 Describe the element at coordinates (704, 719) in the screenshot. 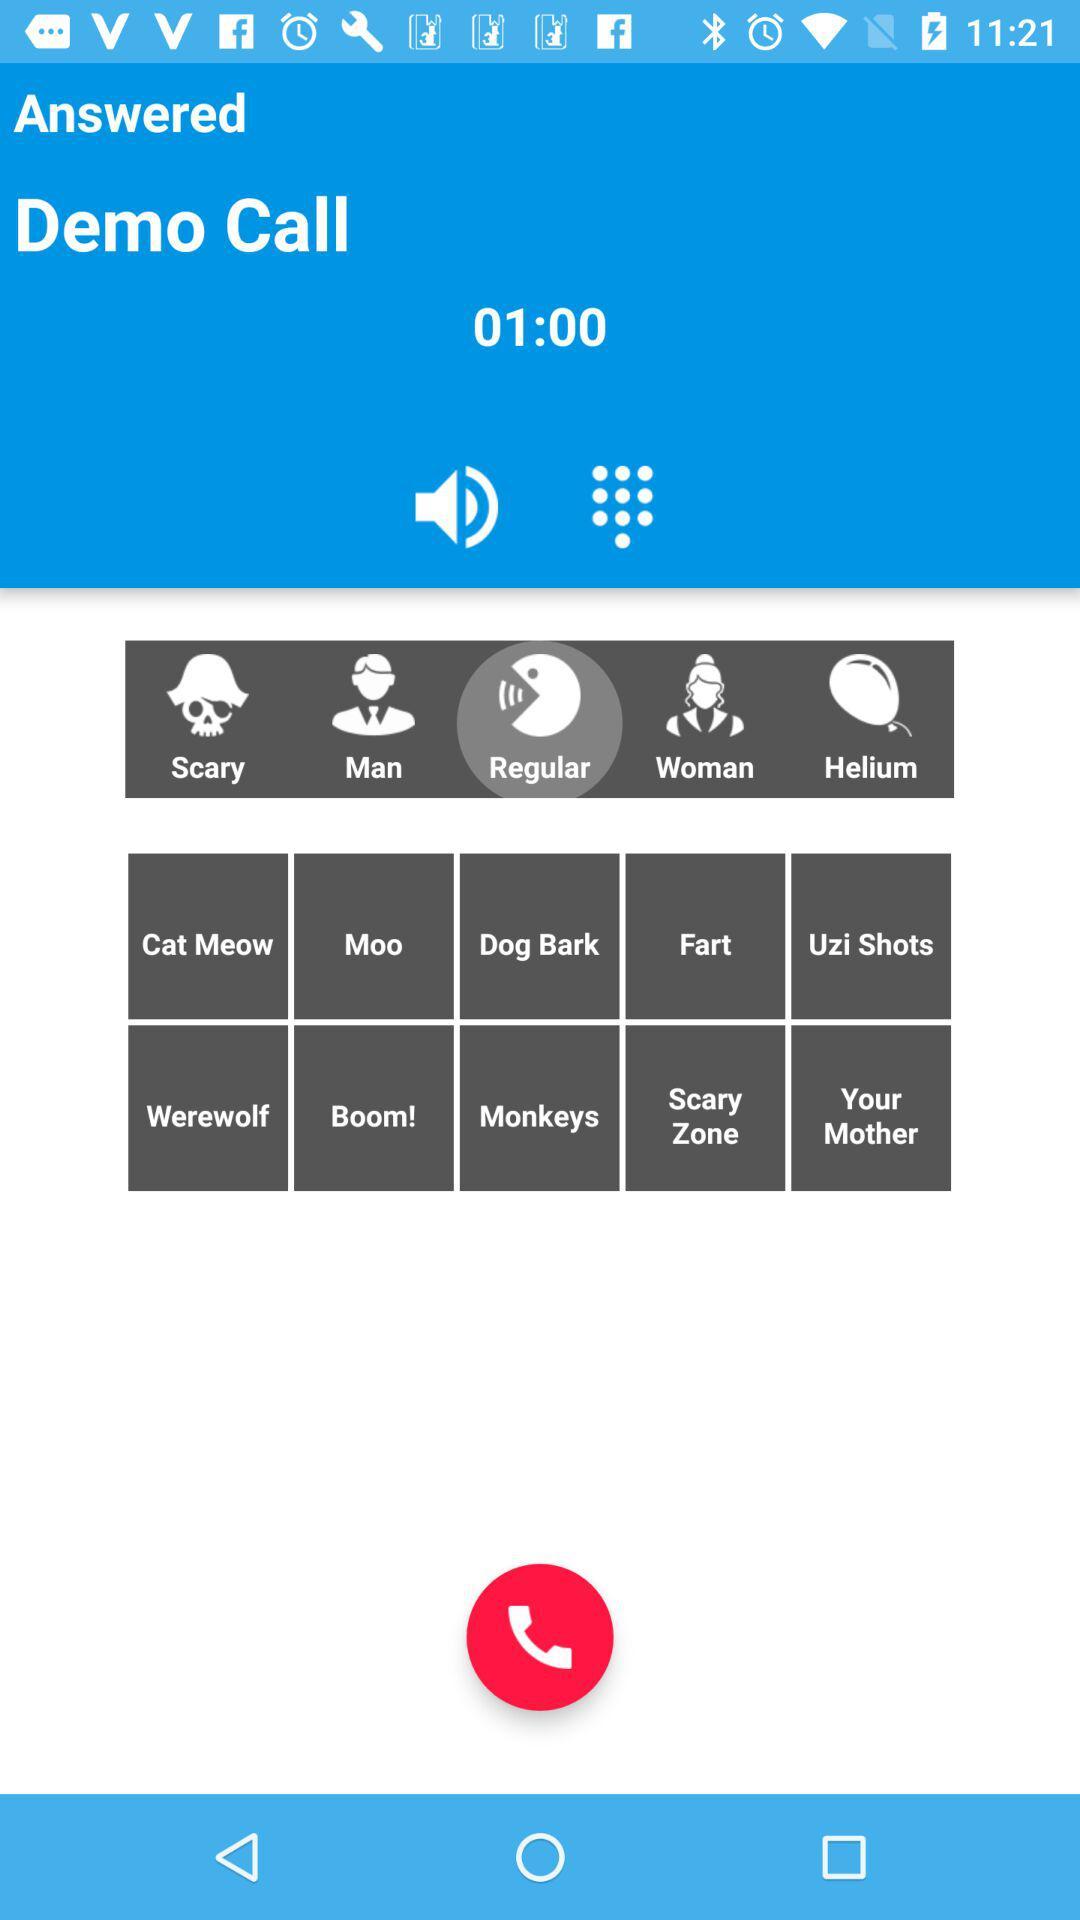

I see `item to the right of the regular button` at that location.